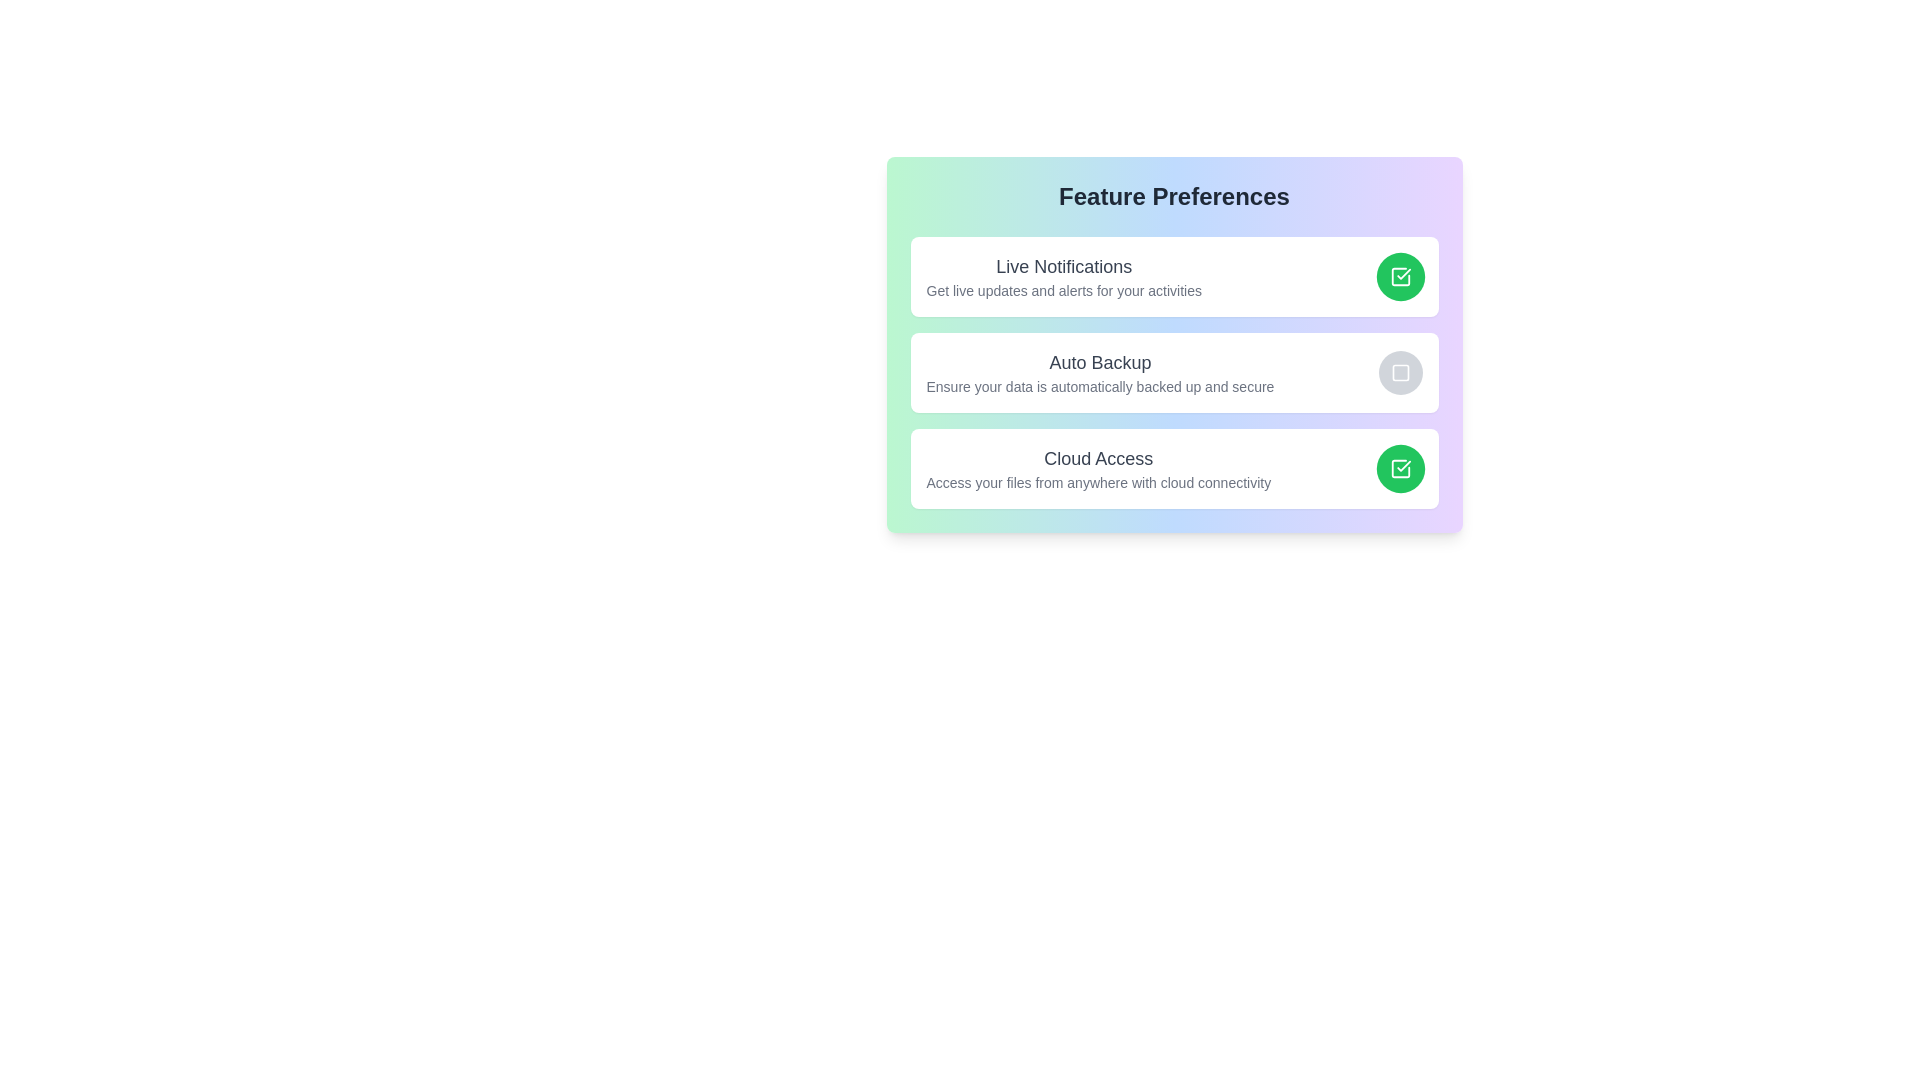 This screenshot has height=1080, width=1920. I want to click on the text element that reads 'Get live updates and alerts for your activities', which is styled in a smaller gray font and located below the 'Live Notifications' header, so click(1063, 290).